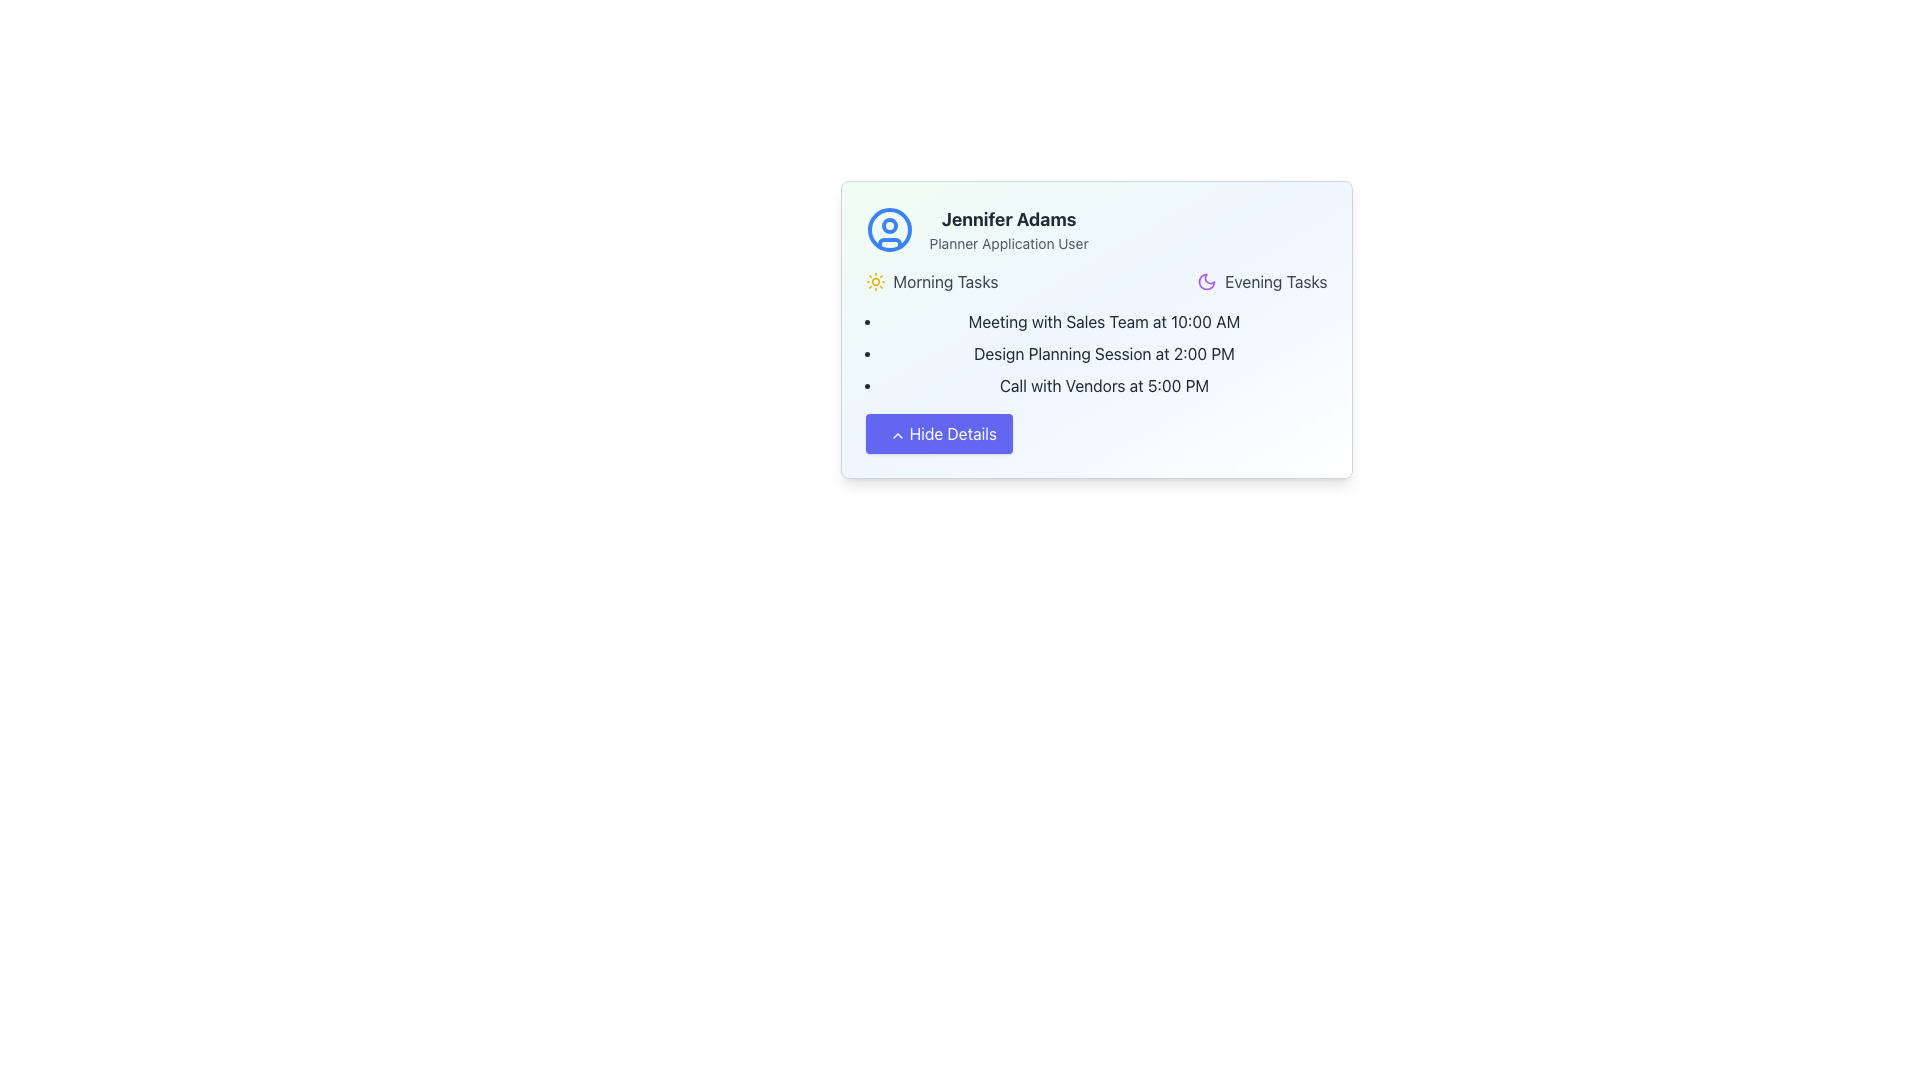  Describe the element at coordinates (944, 281) in the screenshot. I see `on the 'Morning Tasks' text label located in the upper part of the card, positioned` at that location.